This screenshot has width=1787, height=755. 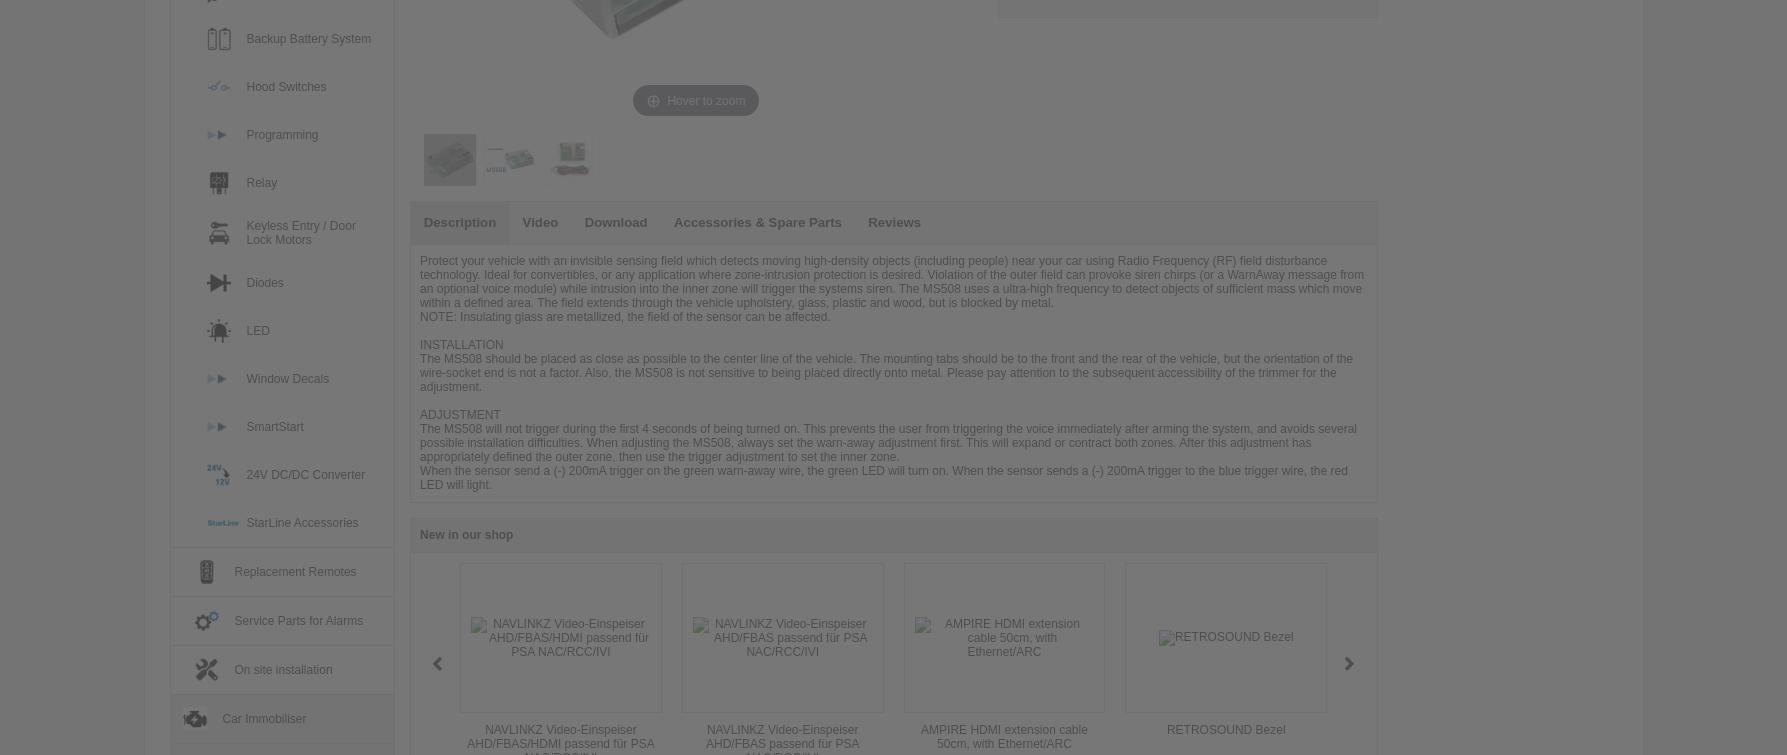 What do you see at coordinates (297, 619) in the screenshot?
I see `'Service Parts for Alarms'` at bounding box center [297, 619].